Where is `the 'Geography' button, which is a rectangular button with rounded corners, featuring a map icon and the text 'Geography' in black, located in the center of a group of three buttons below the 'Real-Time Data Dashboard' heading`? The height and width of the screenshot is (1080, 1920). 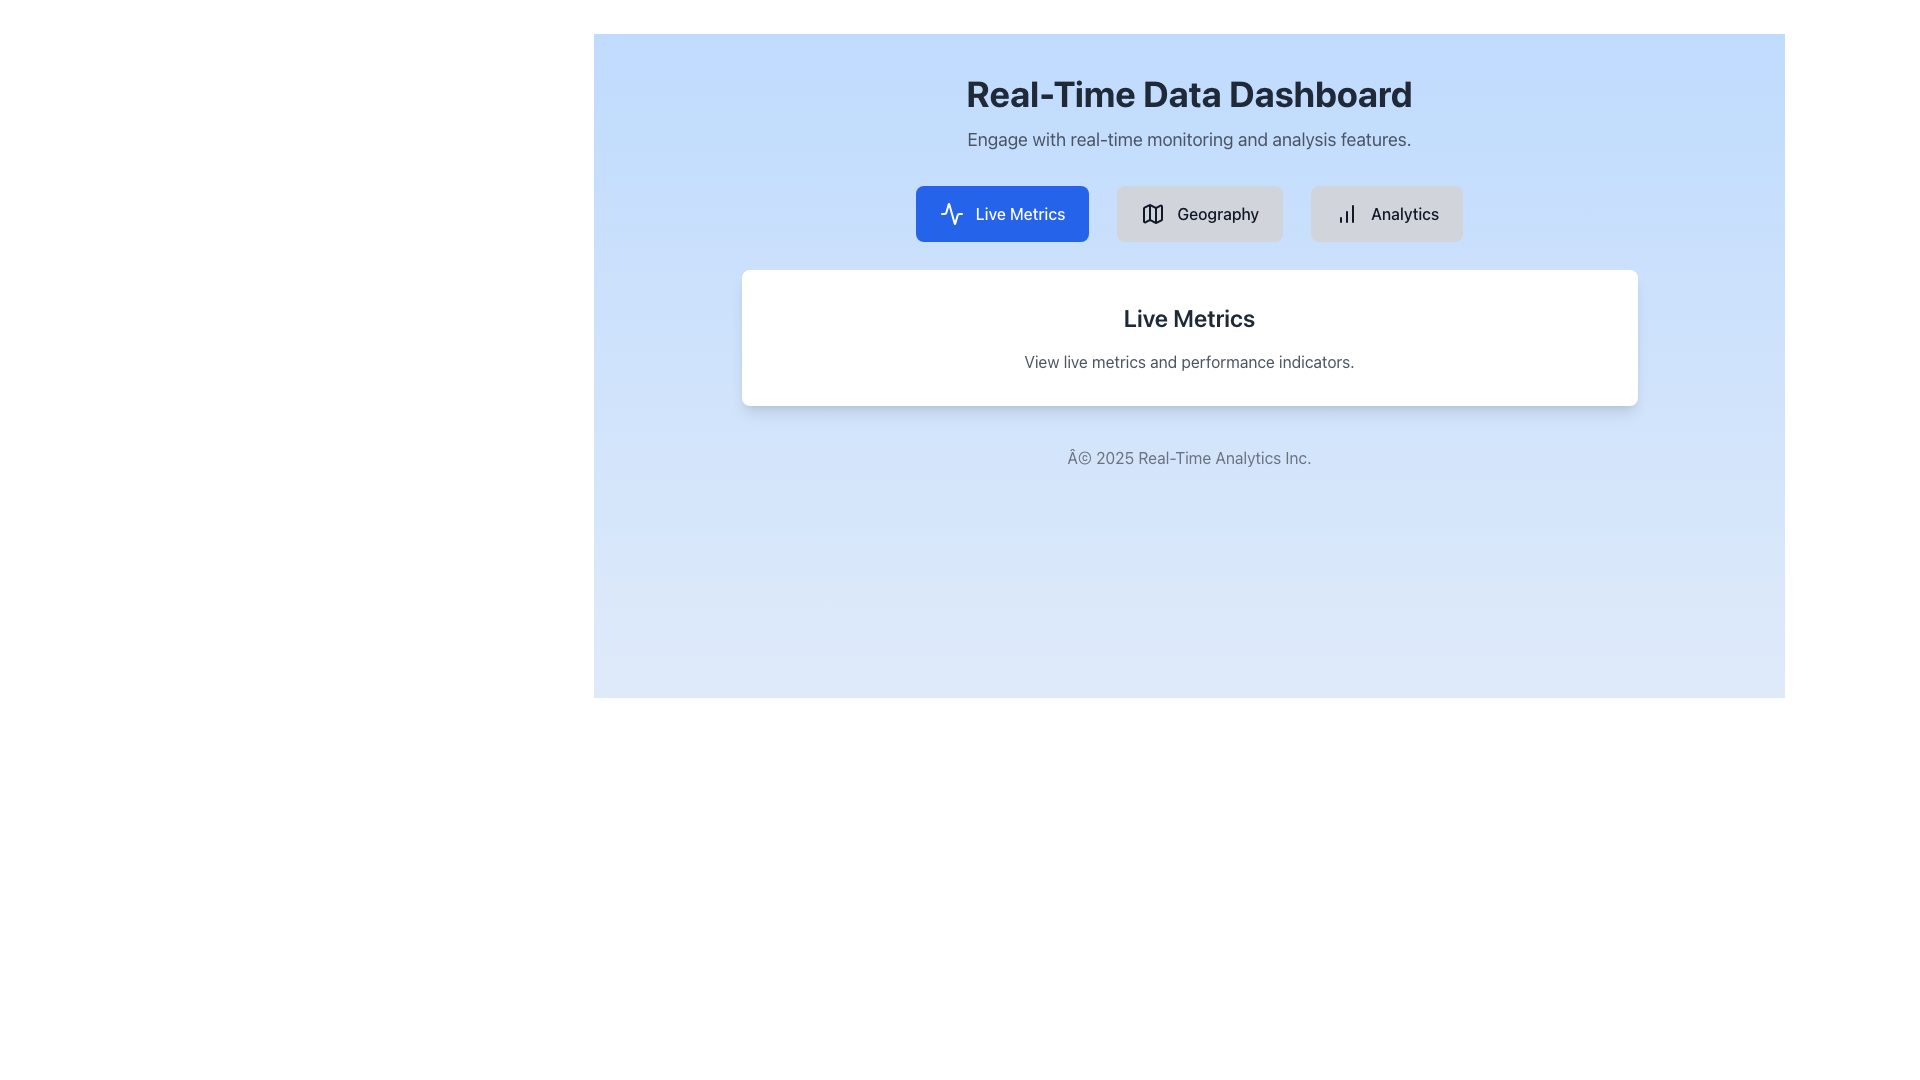 the 'Geography' button, which is a rectangular button with rounded corners, featuring a map icon and the text 'Geography' in black, located in the center of a group of three buttons below the 'Real-Time Data Dashboard' heading is located at coordinates (1200, 213).